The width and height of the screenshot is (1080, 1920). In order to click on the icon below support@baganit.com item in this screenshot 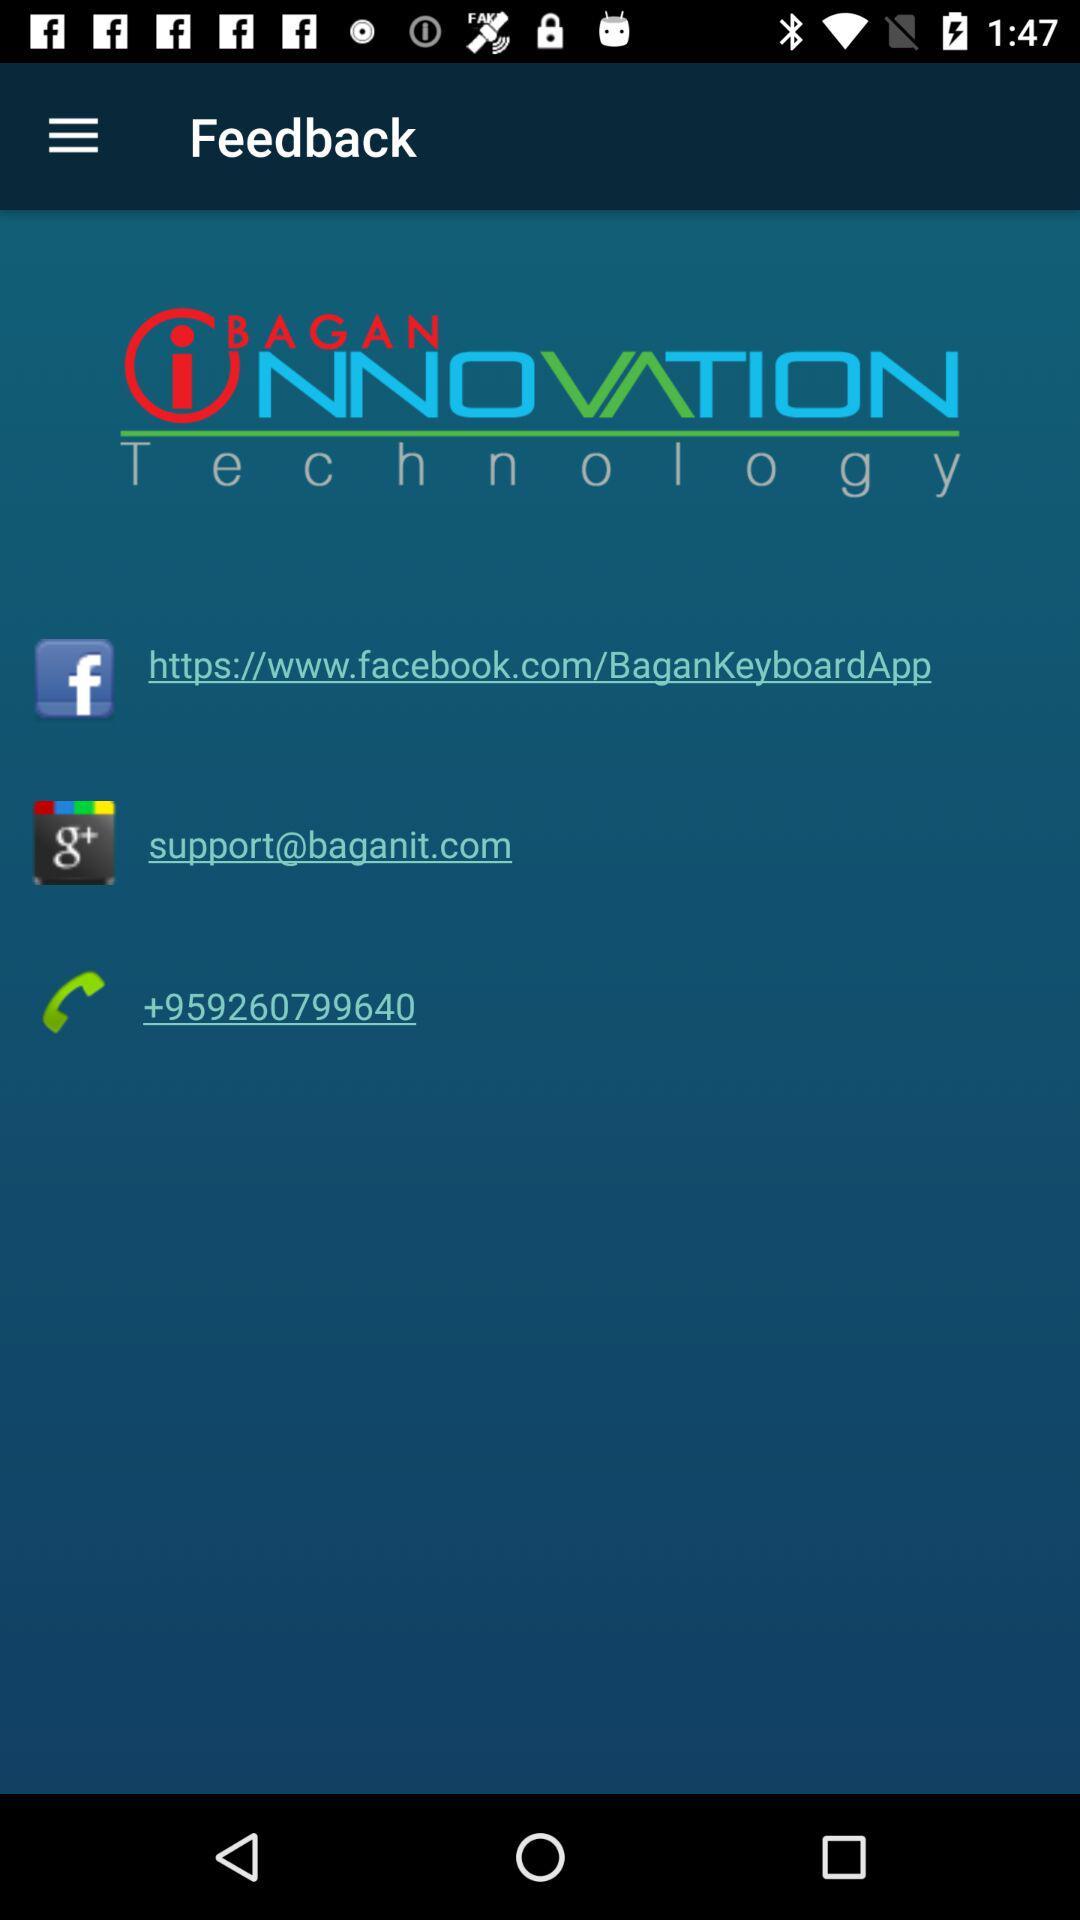, I will do `click(279, 1005)`.